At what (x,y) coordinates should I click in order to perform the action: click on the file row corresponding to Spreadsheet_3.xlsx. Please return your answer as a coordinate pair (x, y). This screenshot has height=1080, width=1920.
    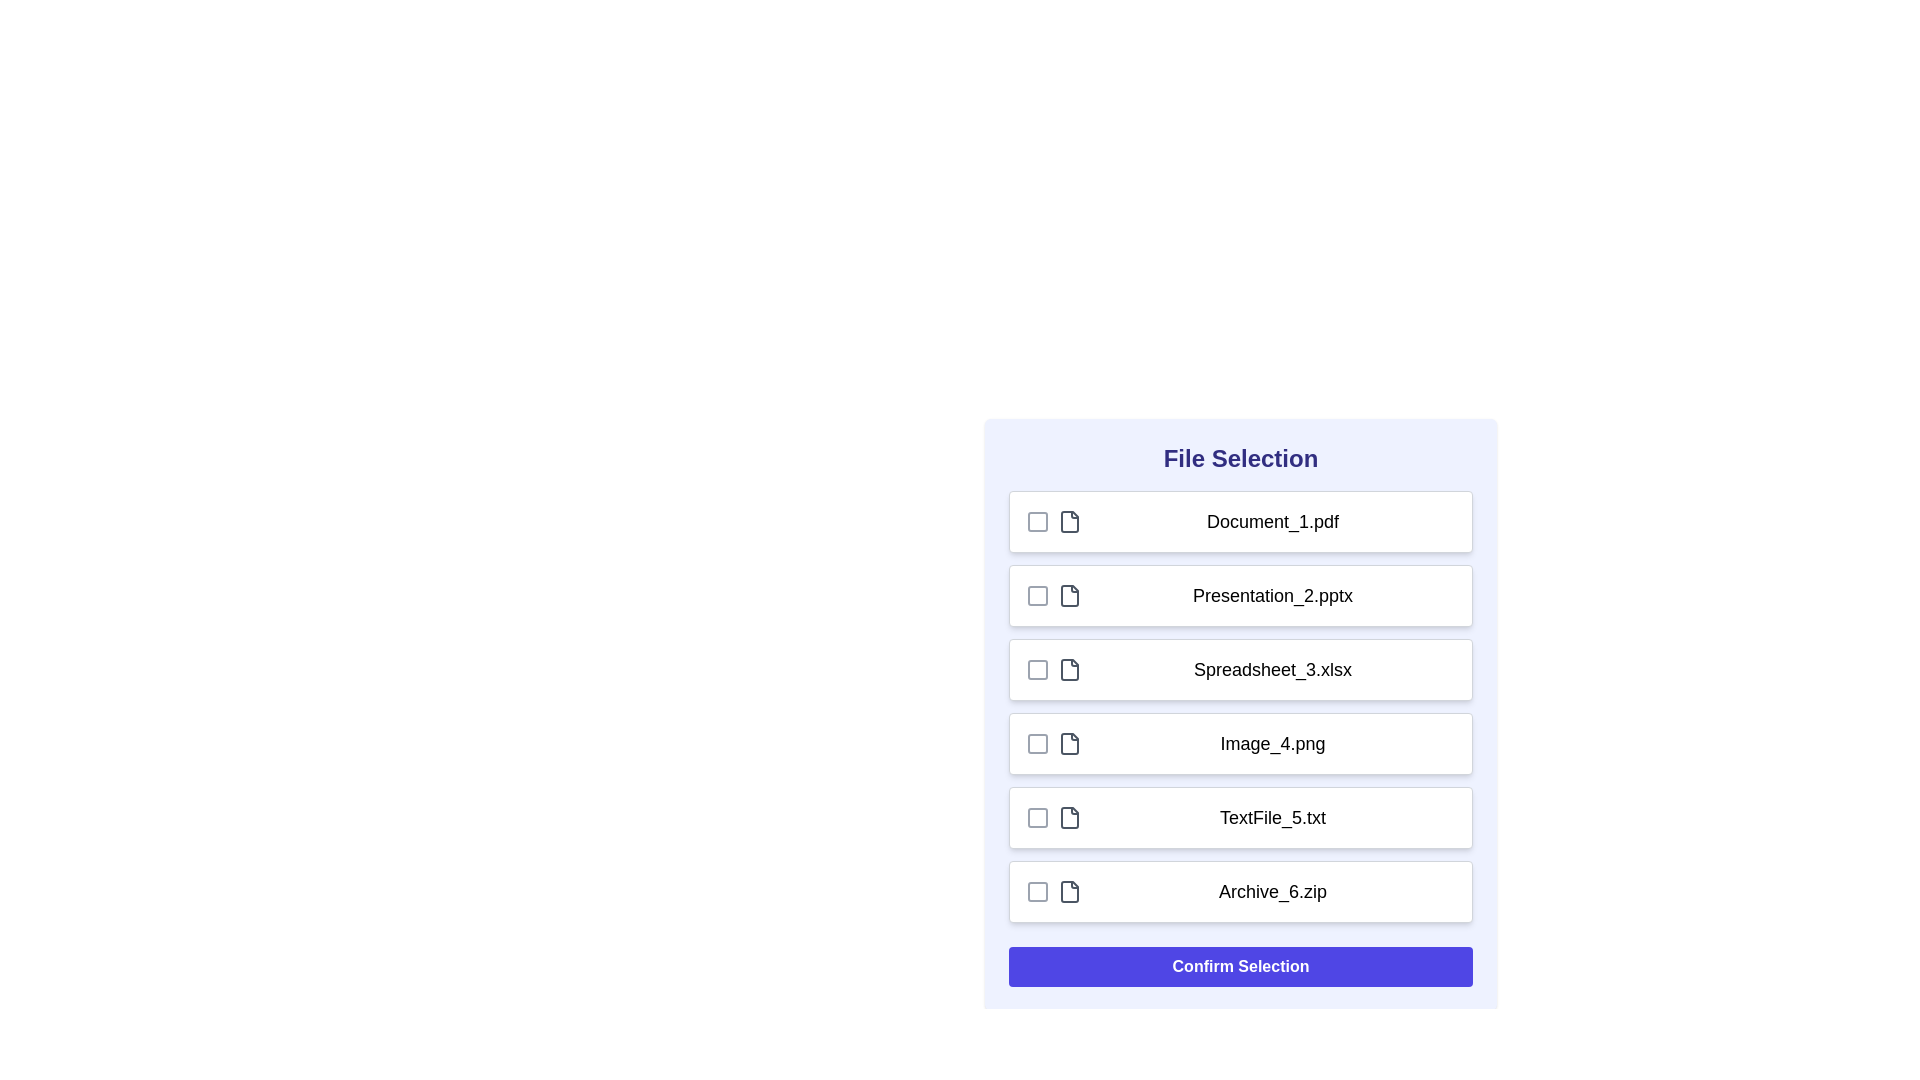
    Looking at the image, I should click on (1240, 670).